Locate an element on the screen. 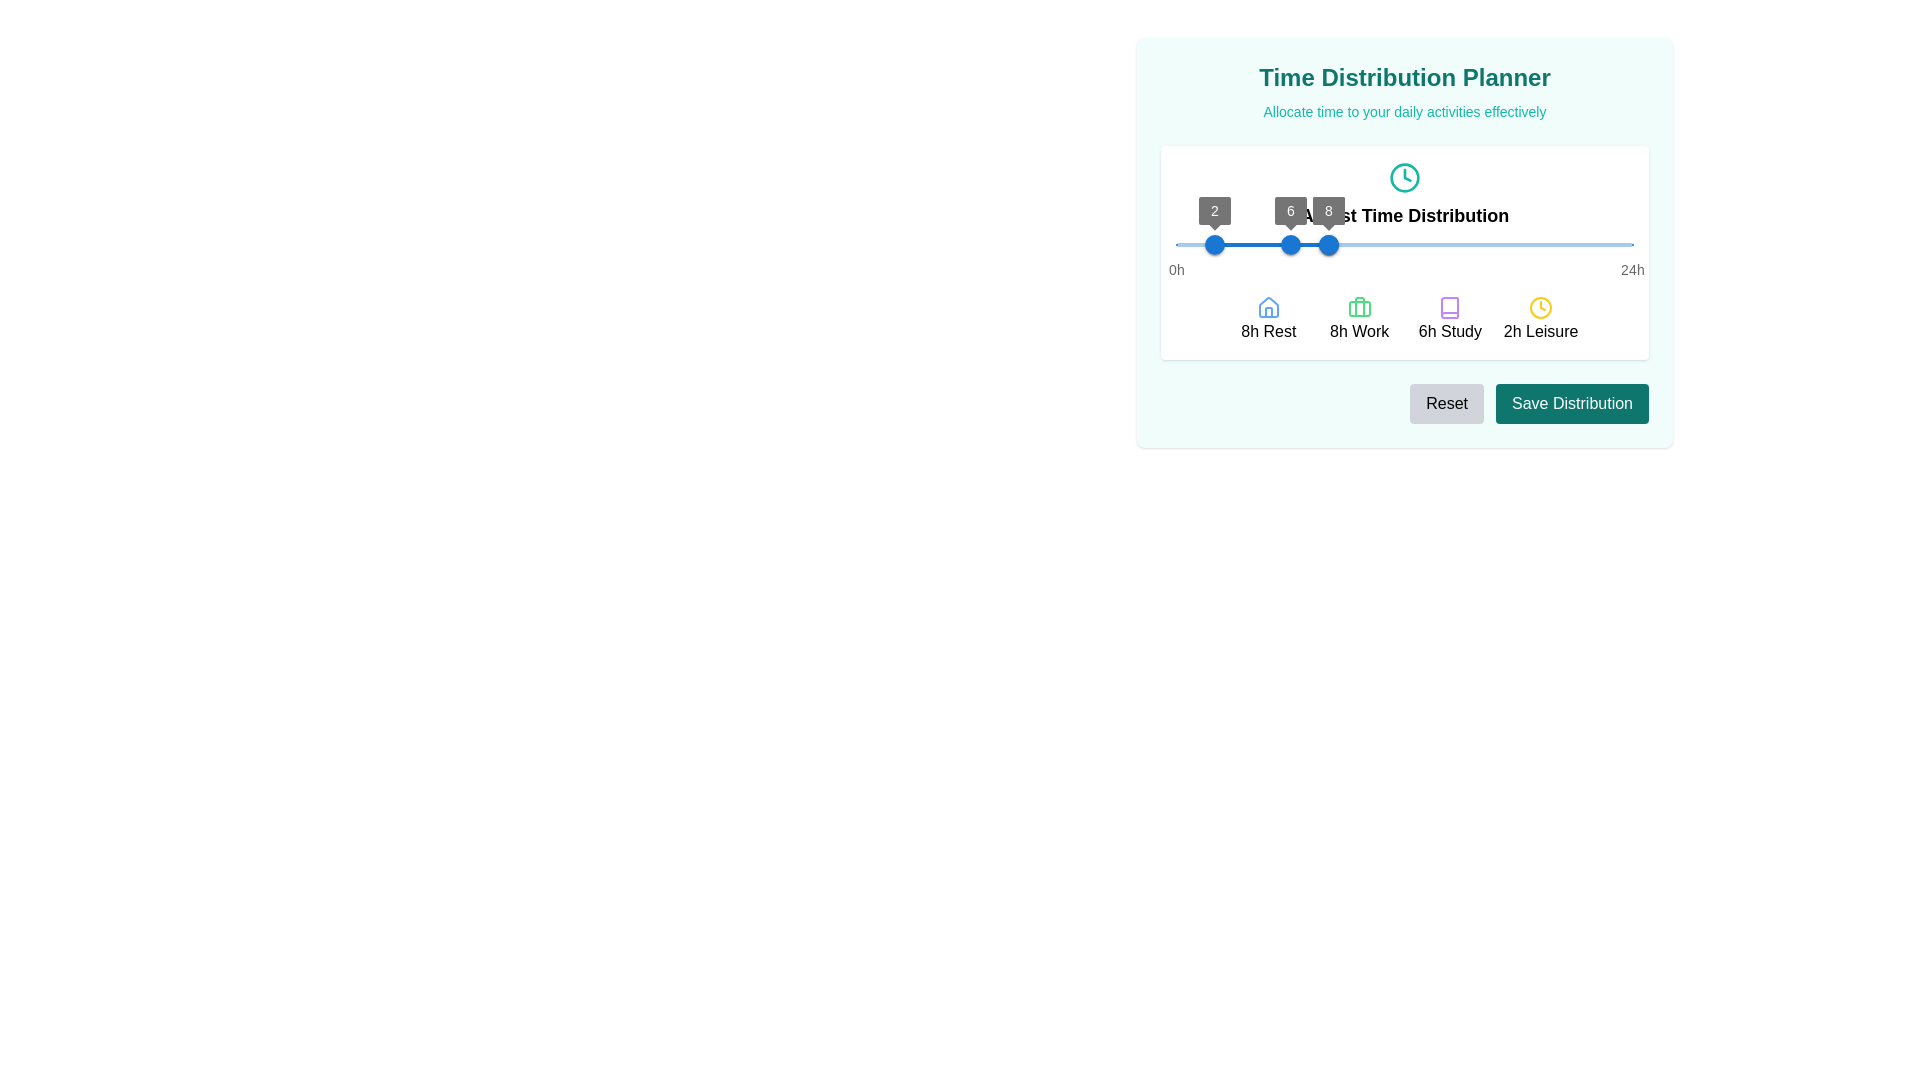 Image resolution: width=1920 pixels, height=1080 pixels. text label '2h Leisure' associated with the yellow clock icon located at the bottom right corner of the grid arrangement is located at coordinates (1540, 319).